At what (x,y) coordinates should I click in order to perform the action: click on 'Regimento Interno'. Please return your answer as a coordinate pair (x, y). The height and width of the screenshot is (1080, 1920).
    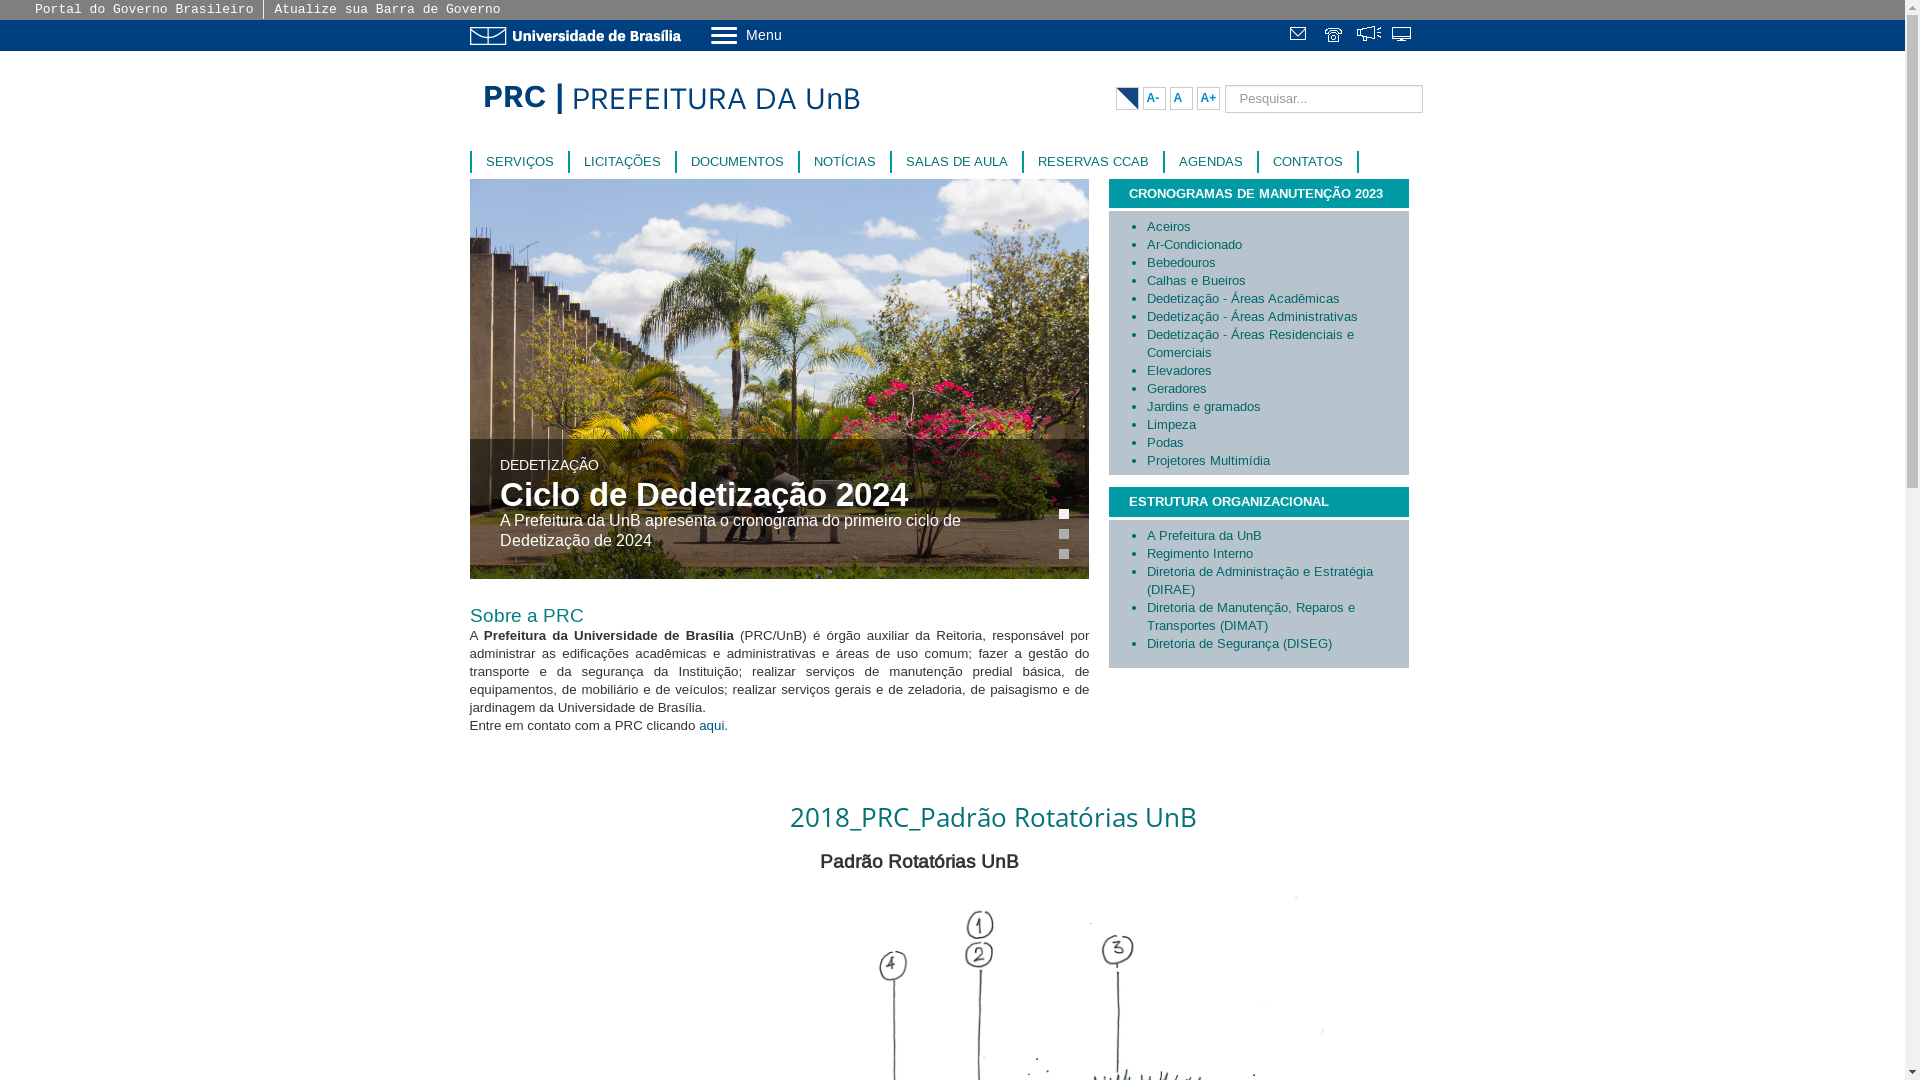
    Looking at the image, I should click on (1147, 554).